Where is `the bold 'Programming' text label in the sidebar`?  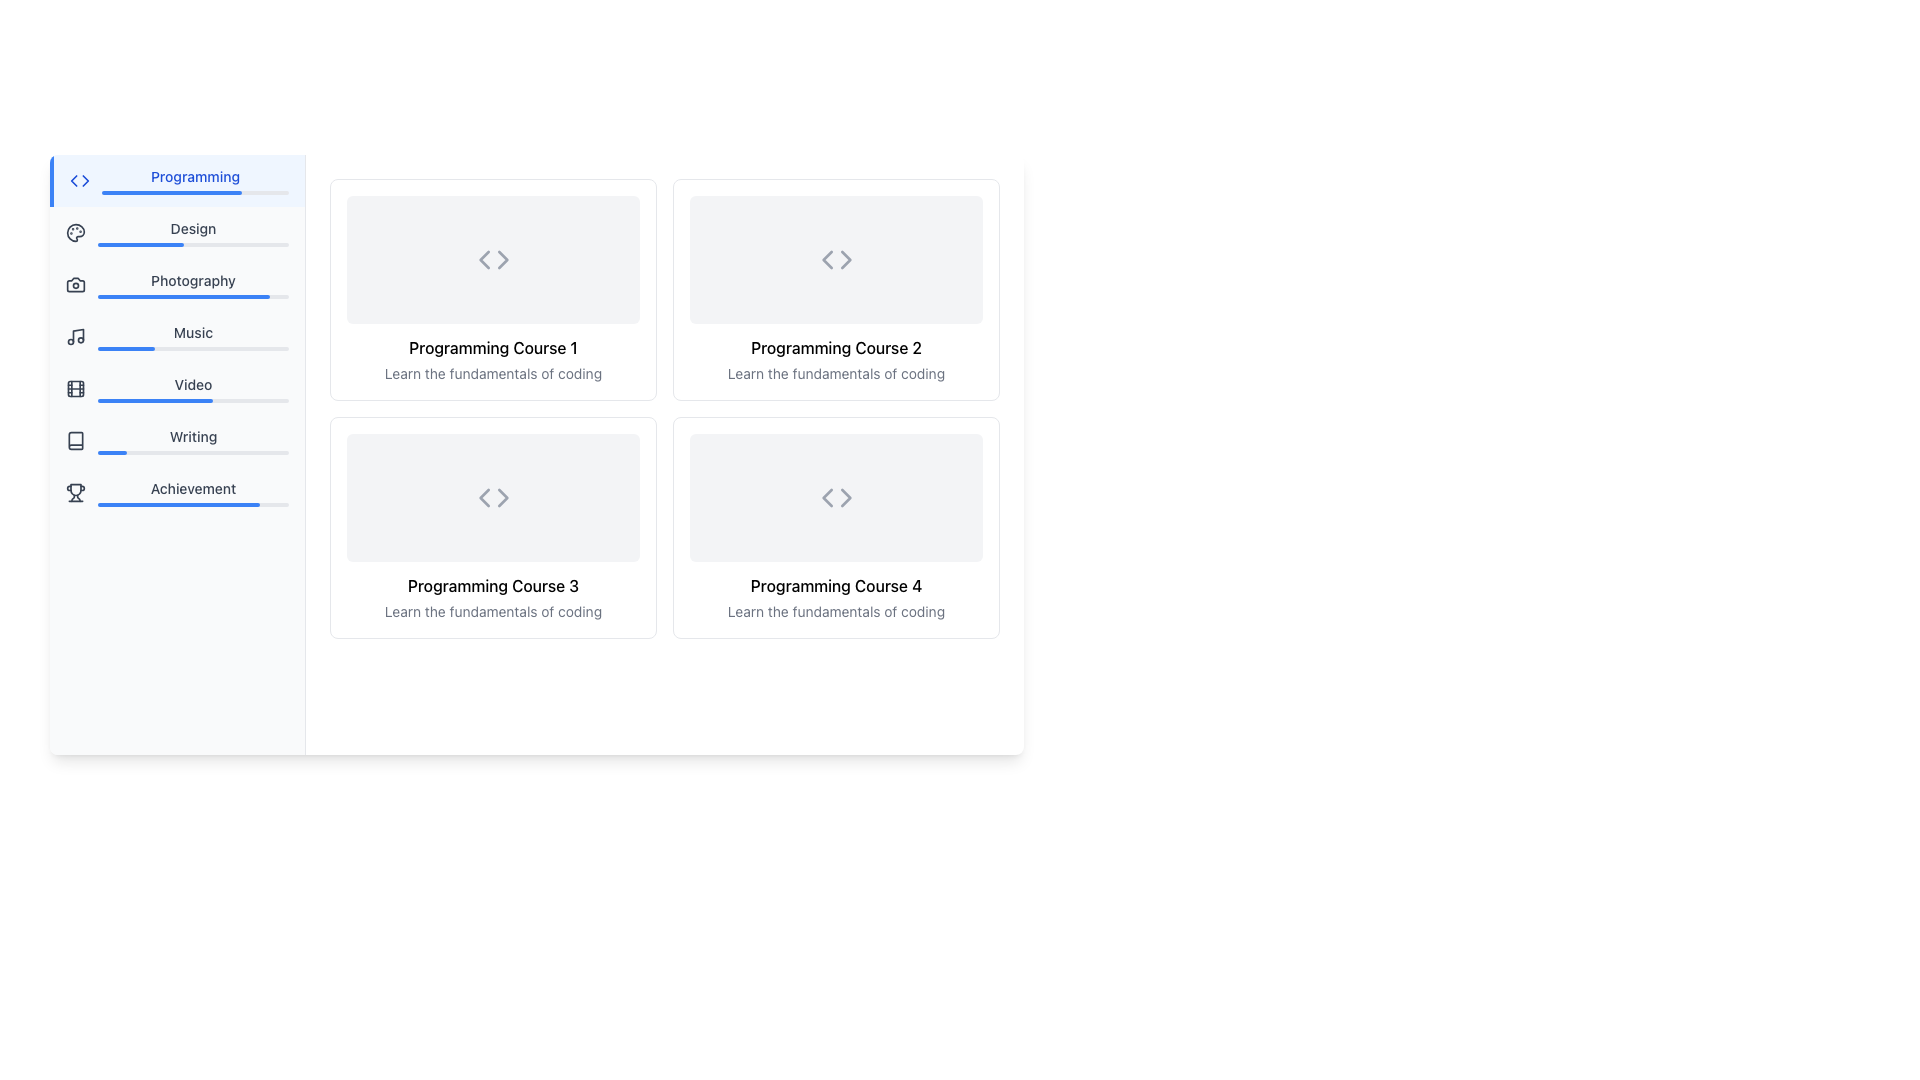 the bold 'Programming' text label in the sidebar is located at coordinates (195, 181).